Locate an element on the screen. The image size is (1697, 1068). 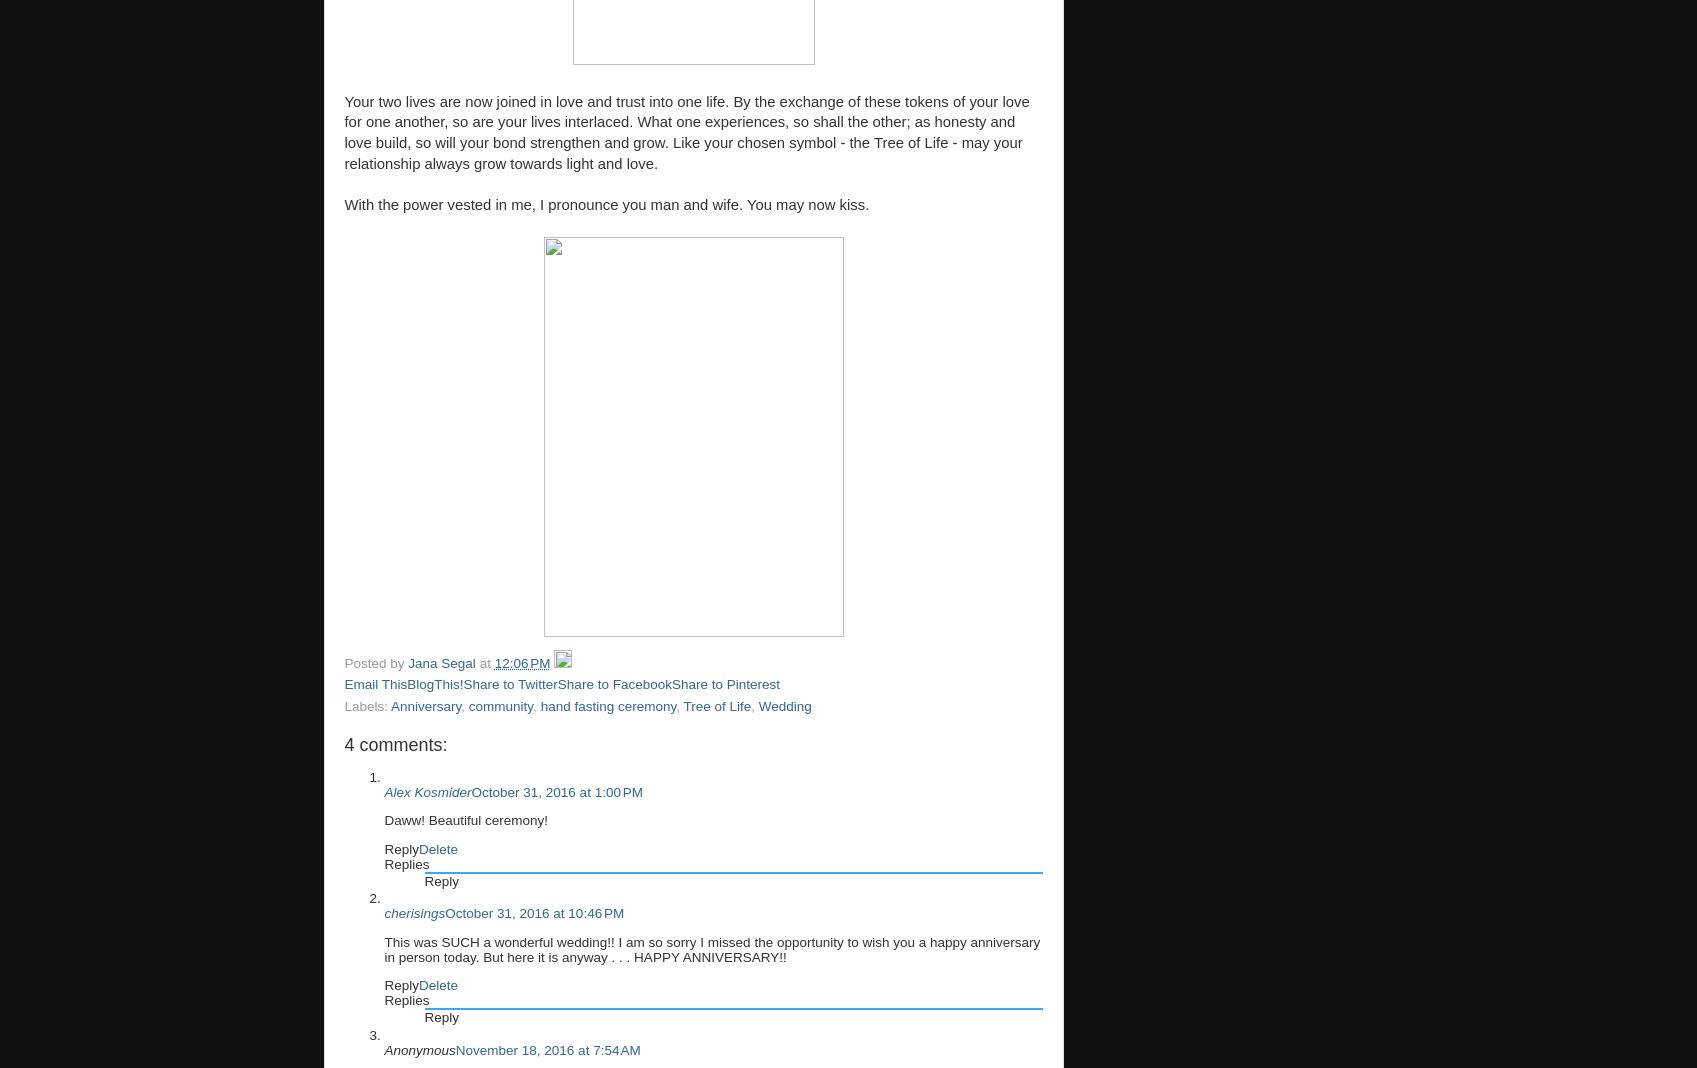
'cherisings' is located at coordinates (413, 912).